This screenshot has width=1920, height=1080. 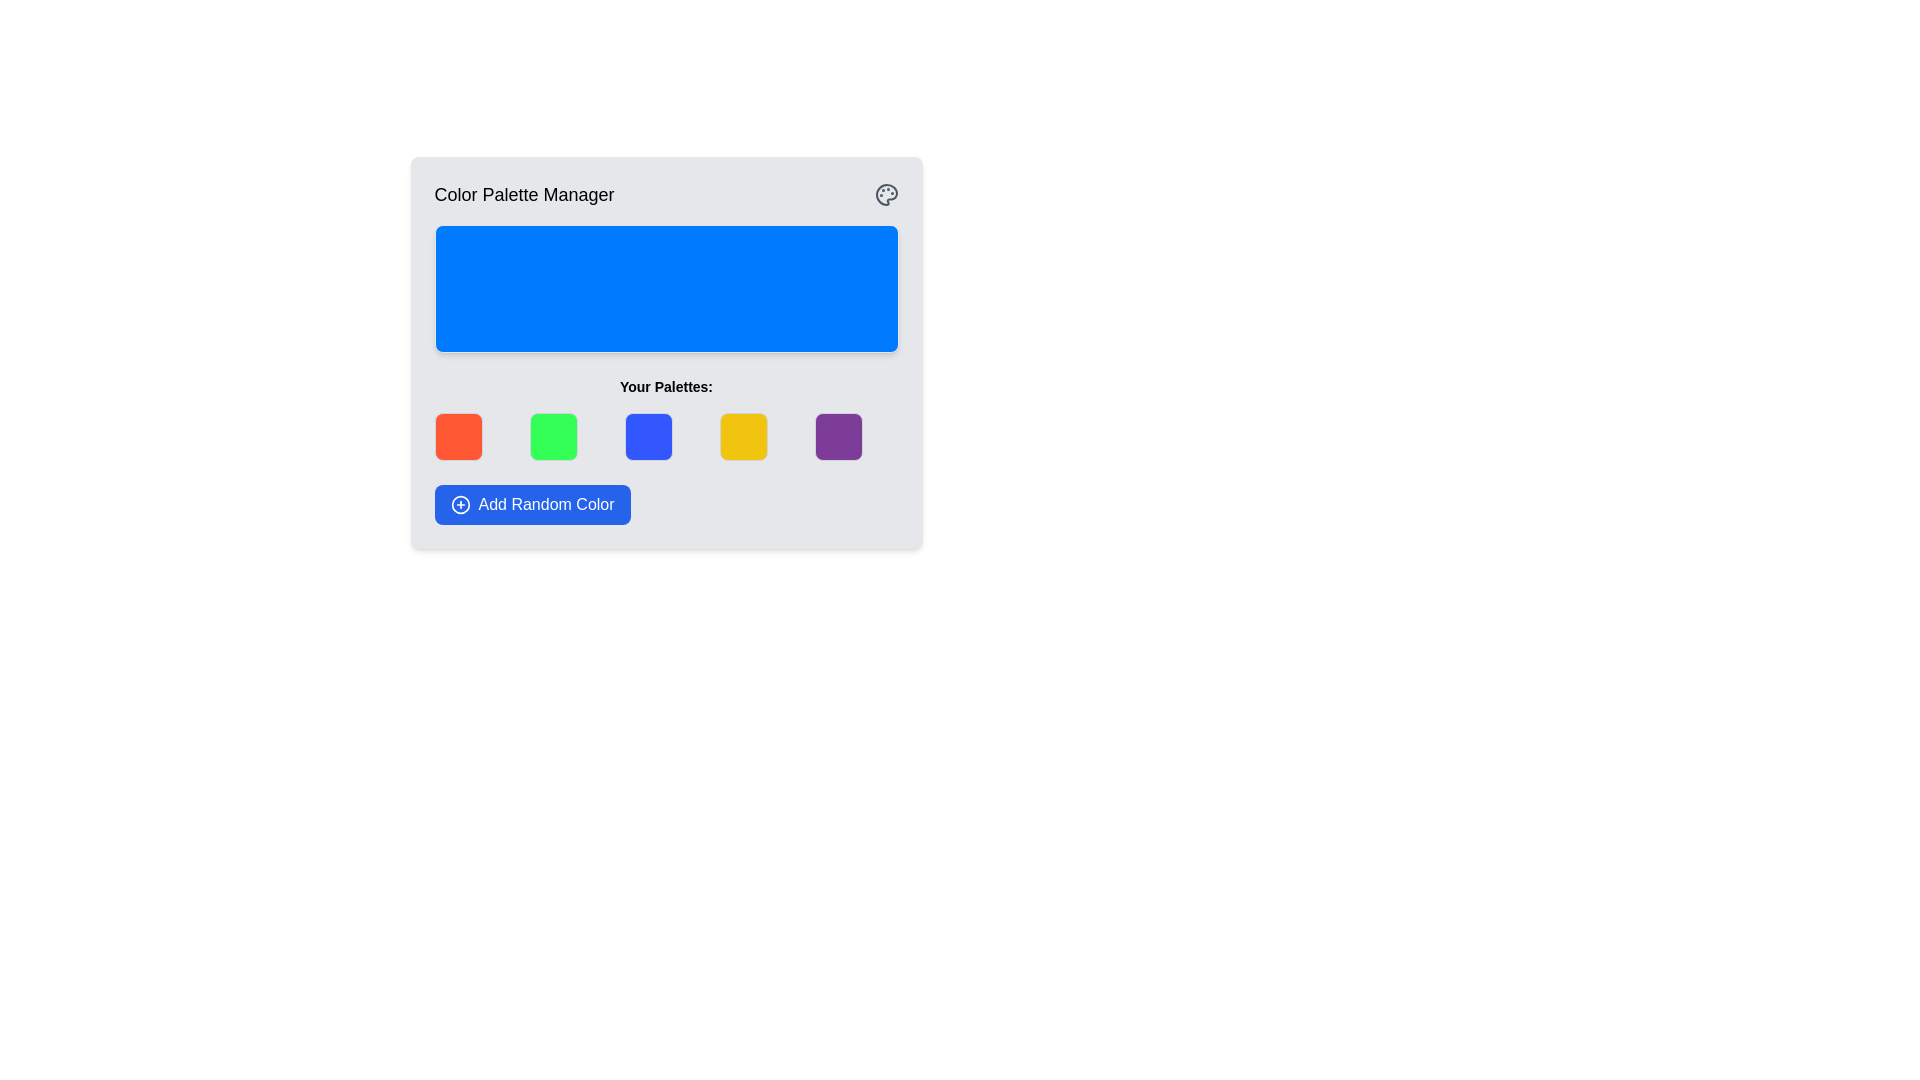 I want to click on the second color selection tile in the color palette, so click(x=553, y=435).